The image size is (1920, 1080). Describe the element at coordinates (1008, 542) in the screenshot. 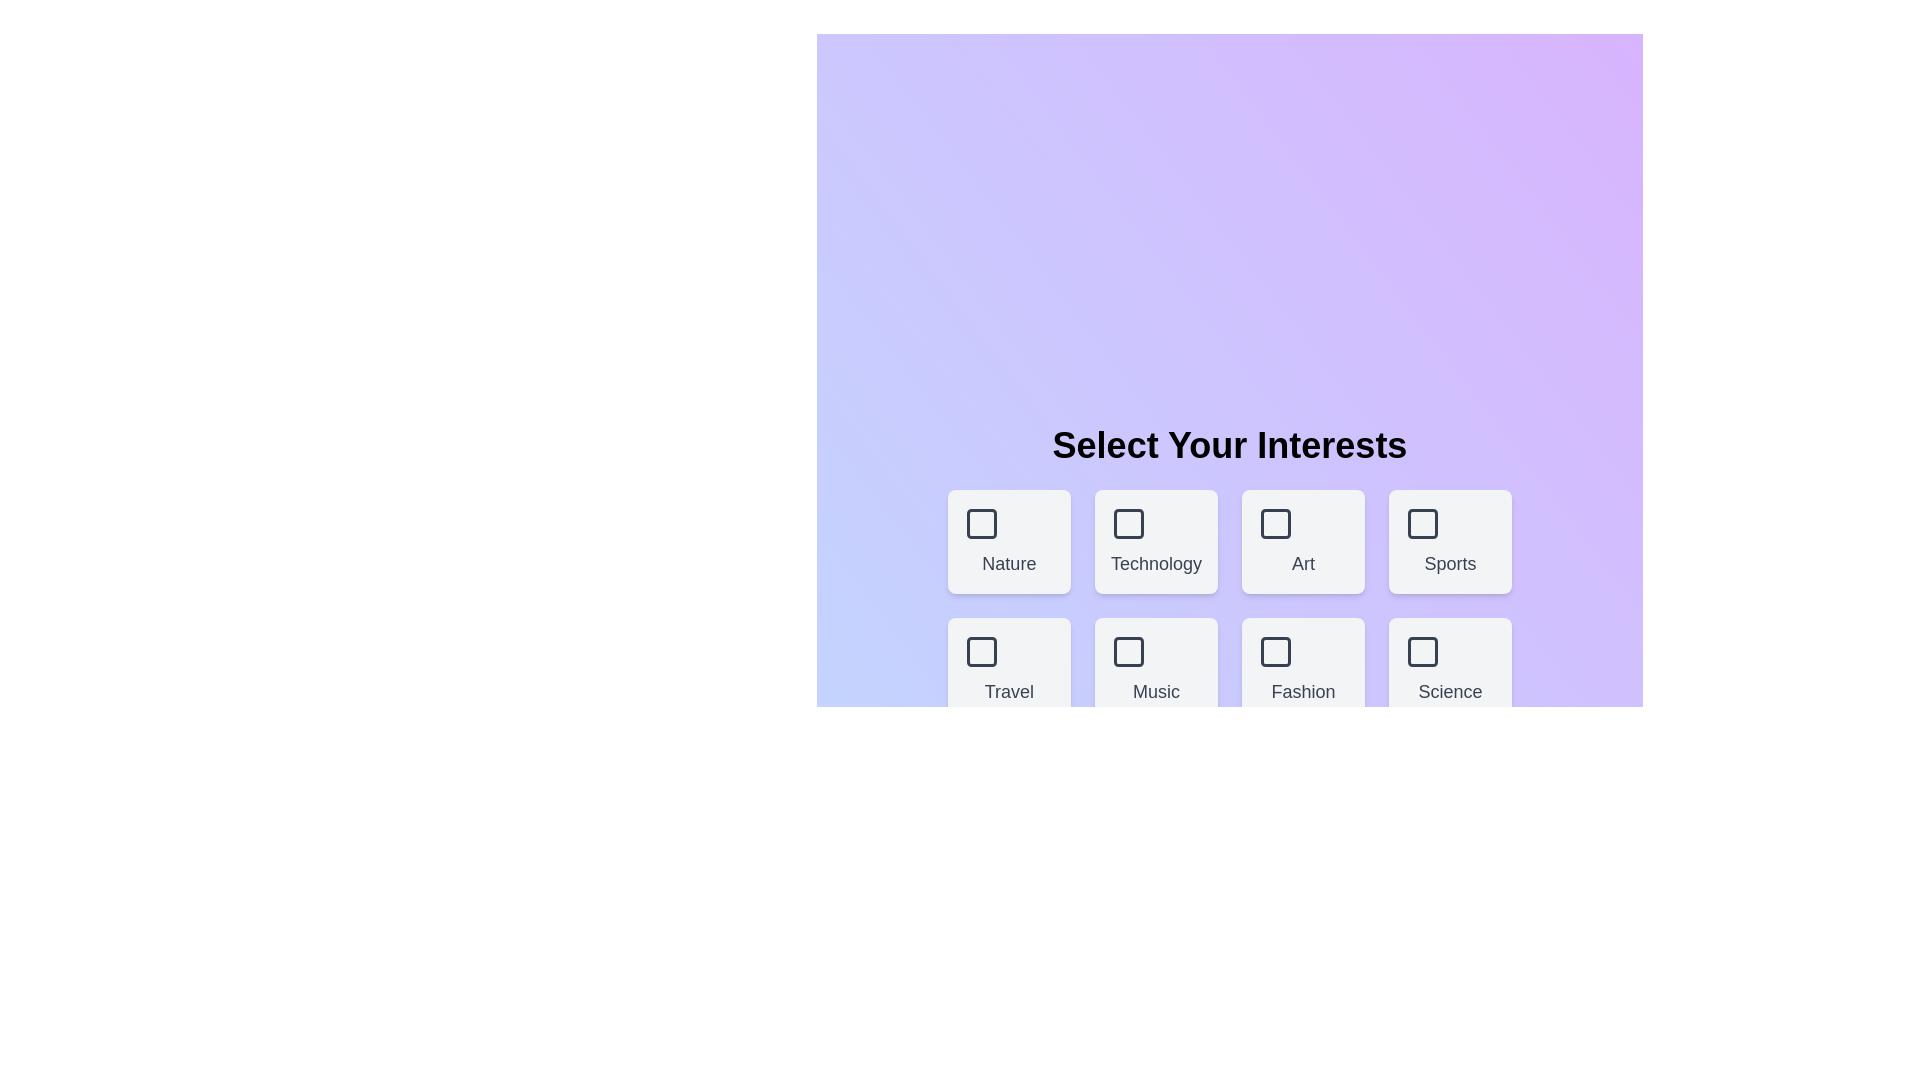

I see `the box corresponding to the theme Nature to select or deselect it` at that location.